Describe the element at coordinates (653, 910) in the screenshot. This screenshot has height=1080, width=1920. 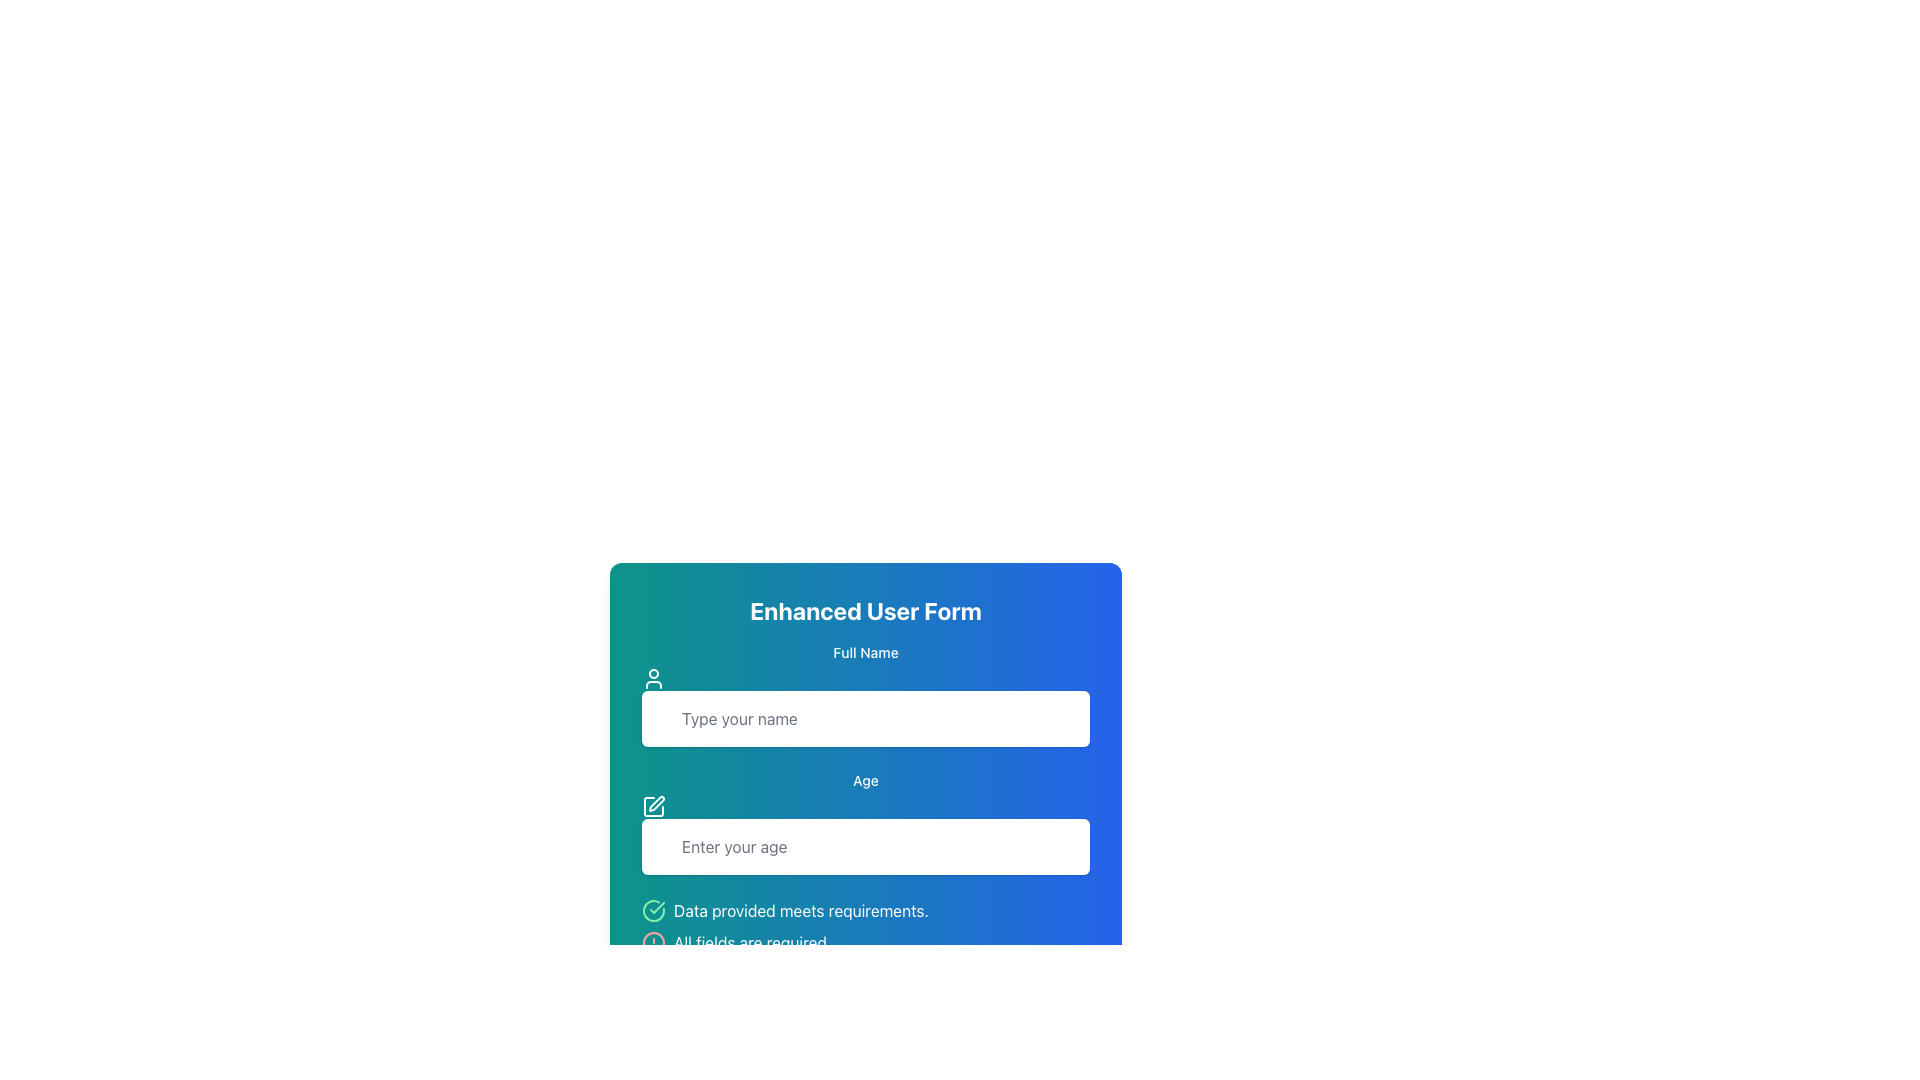
I see `the confirmation icon that indicates successful data provision, located below the 'Enter your age' input field and preceding the message 'Data provided meets requirements.'` at that location.